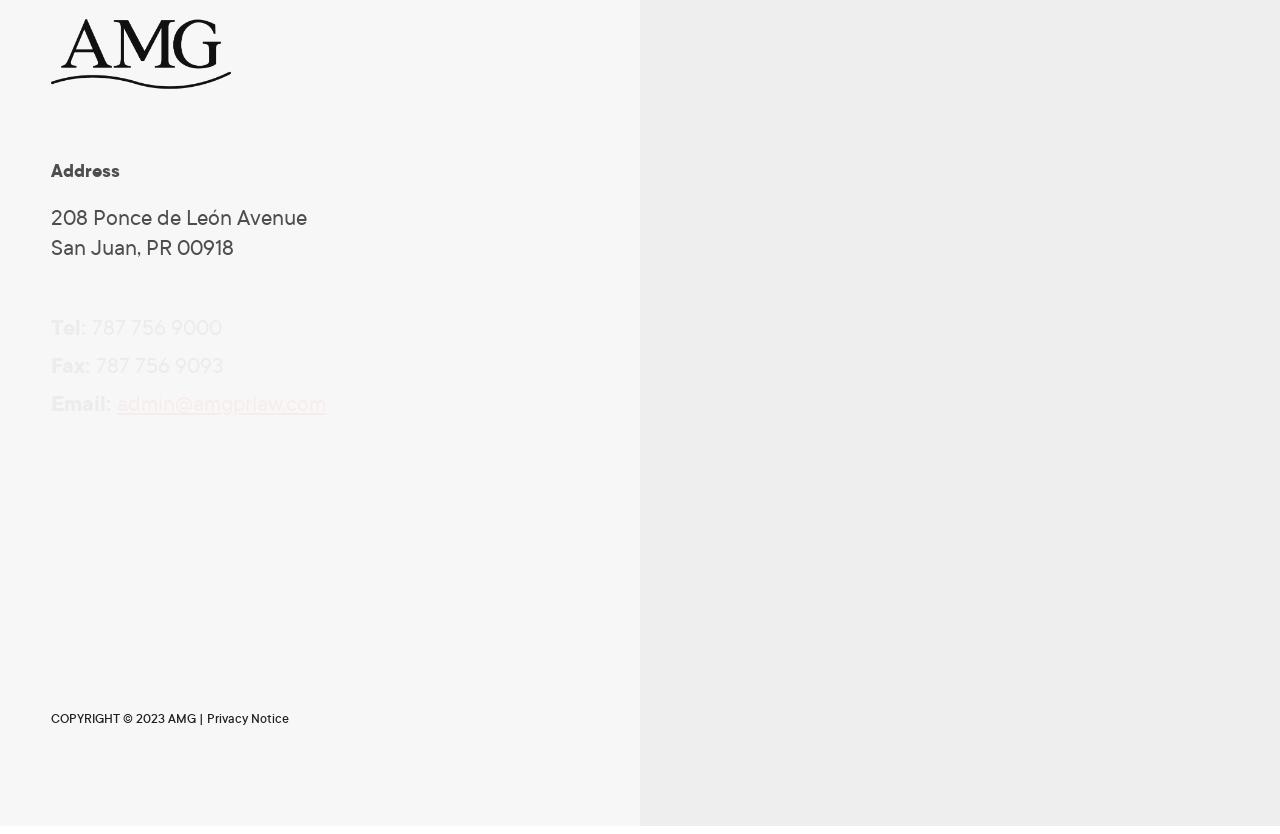  I want to click on 'Subscribe our list', so click(117, 511).